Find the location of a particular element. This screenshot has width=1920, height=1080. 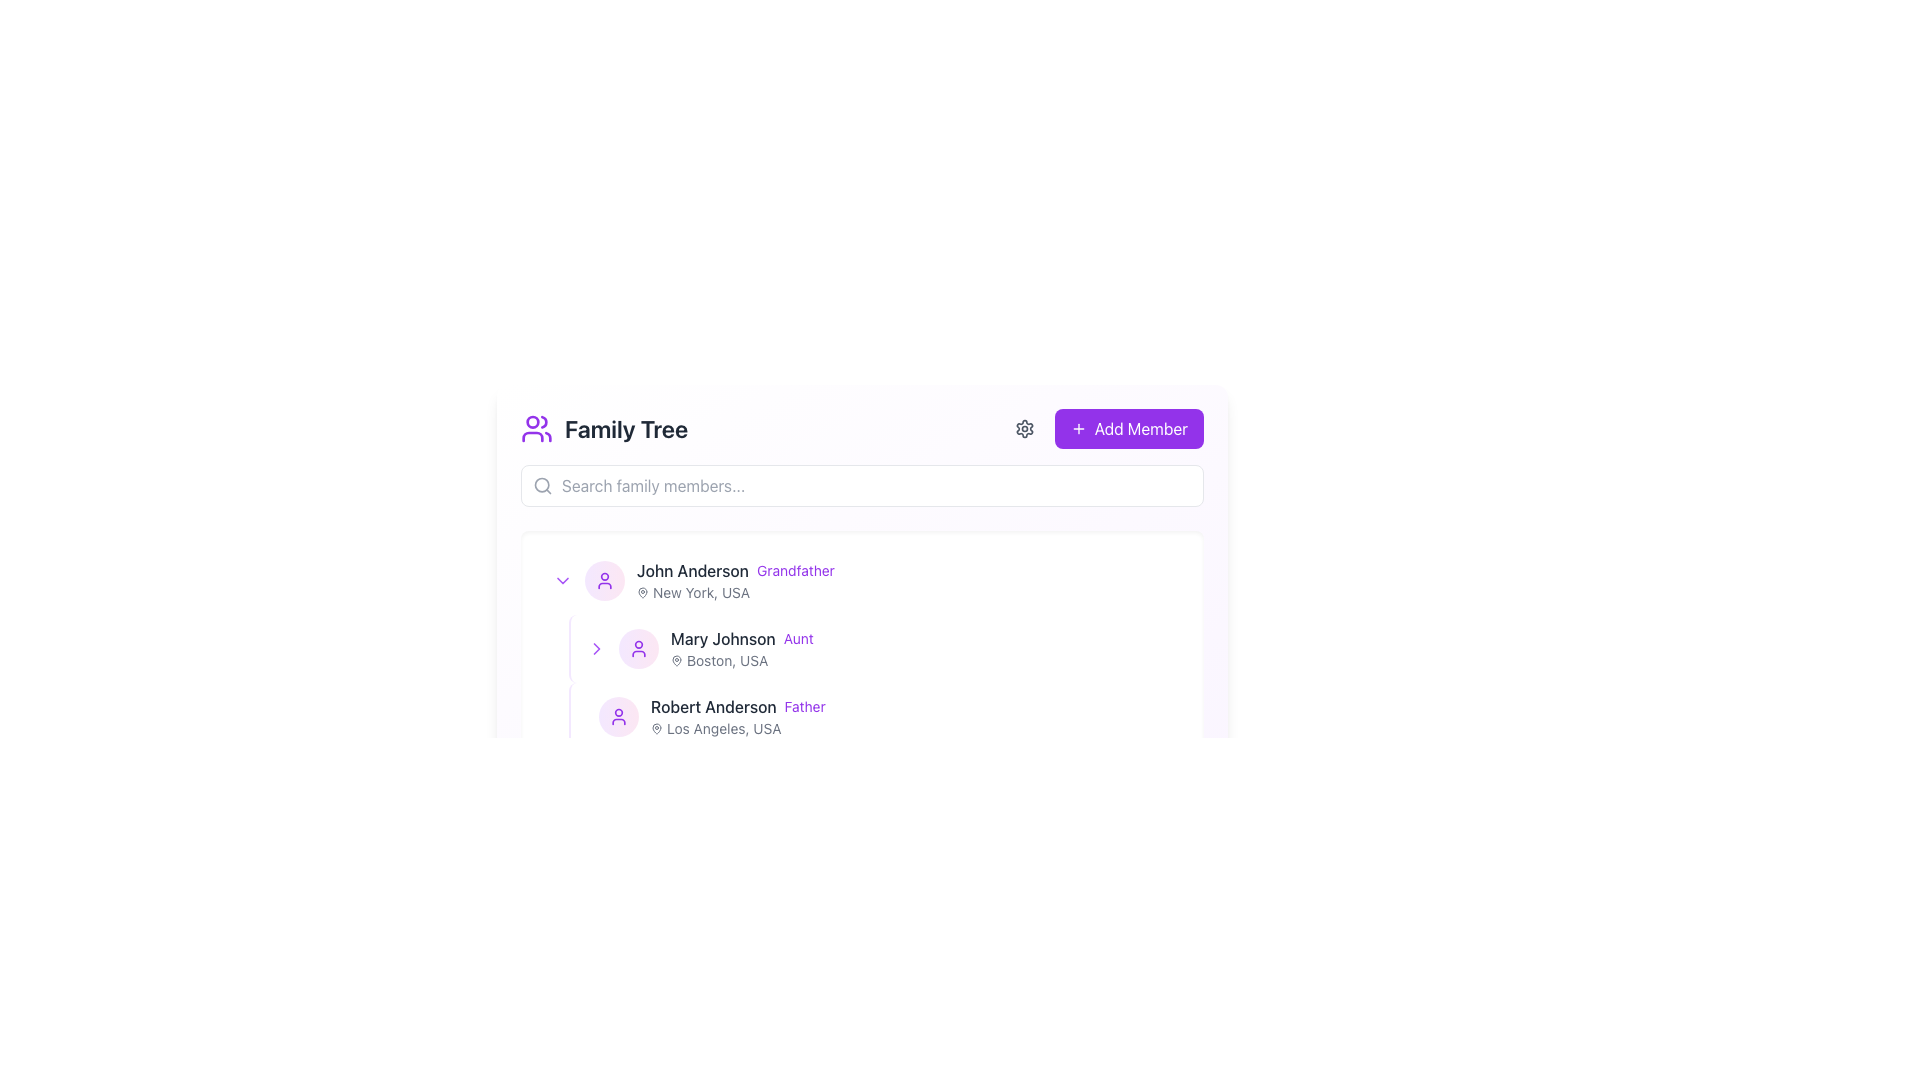

the minimalist light gray magnifying glass icon located at the left edge of the search input box, which signifies a search function is located at coordinates (542, 486).